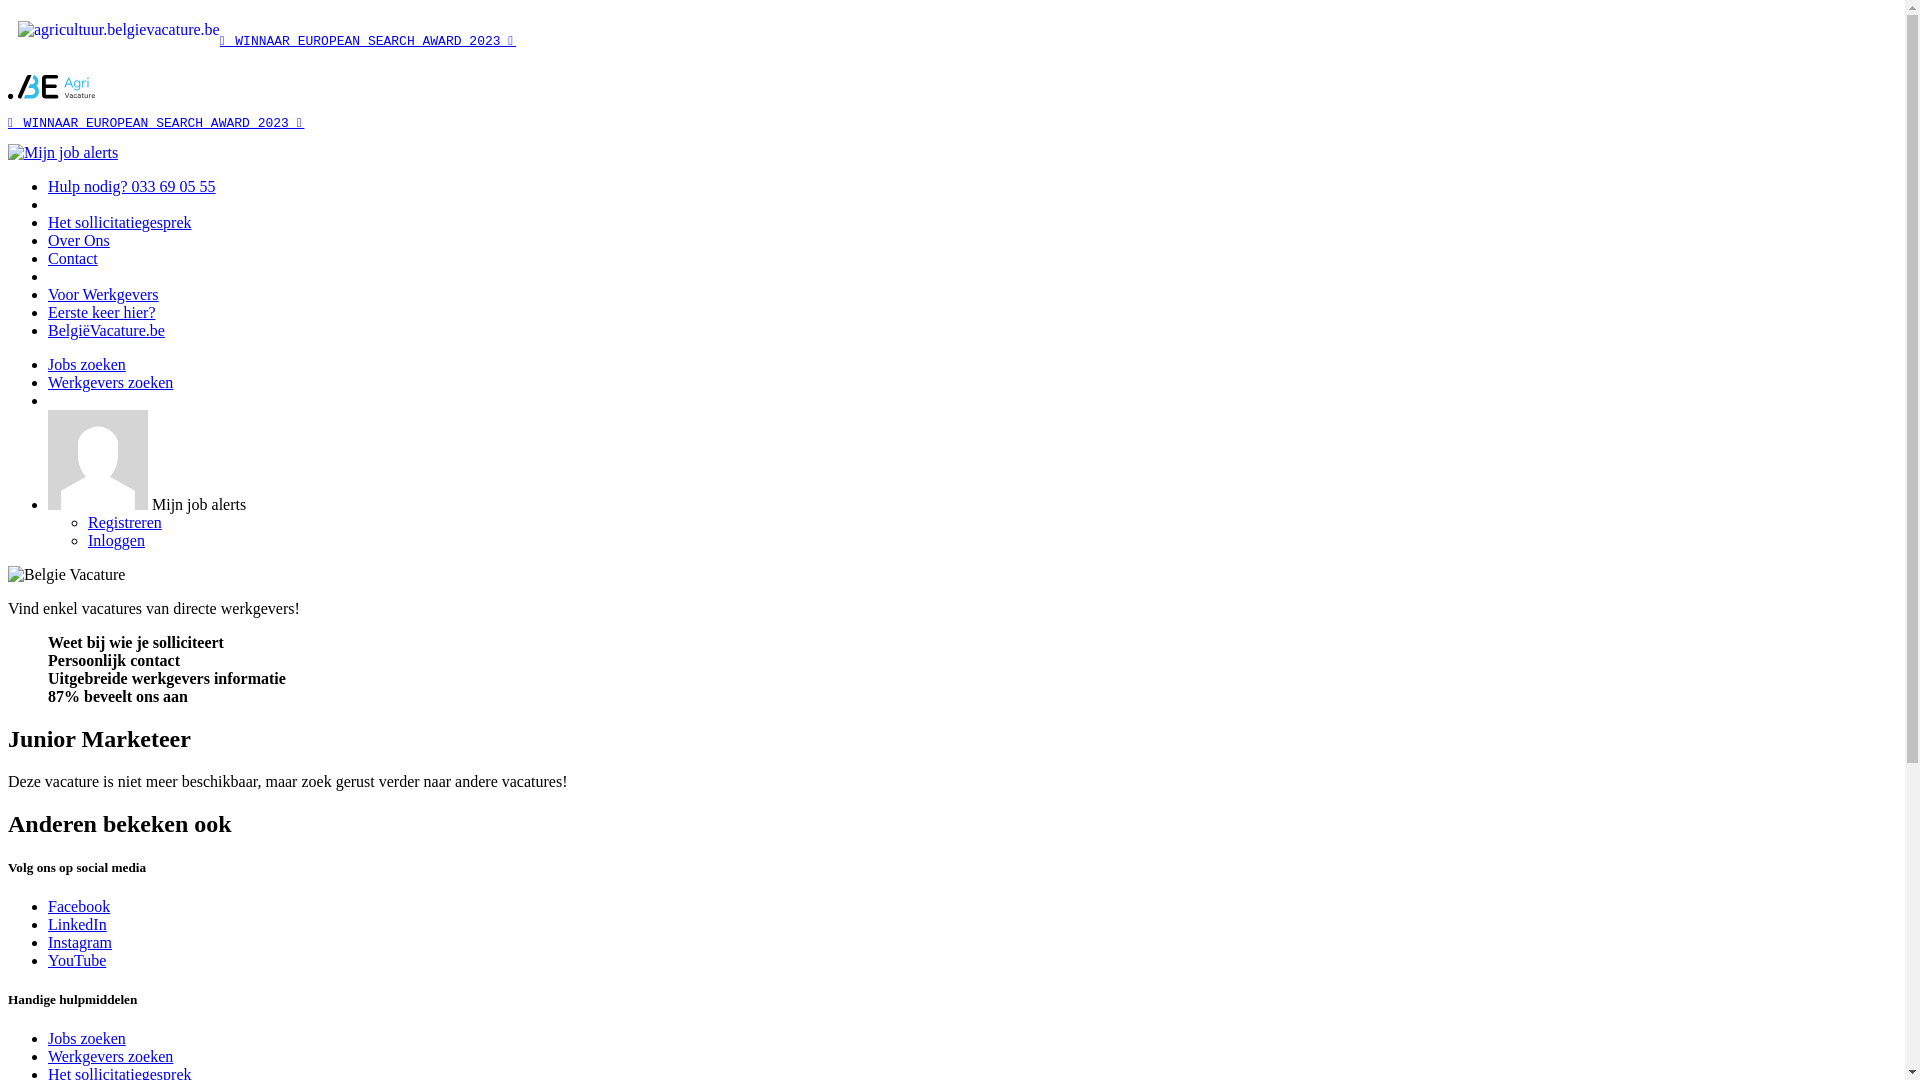 The width and height of the screenshot is (1920, 1080). I want to click on 'Contact', so click(48, 257).